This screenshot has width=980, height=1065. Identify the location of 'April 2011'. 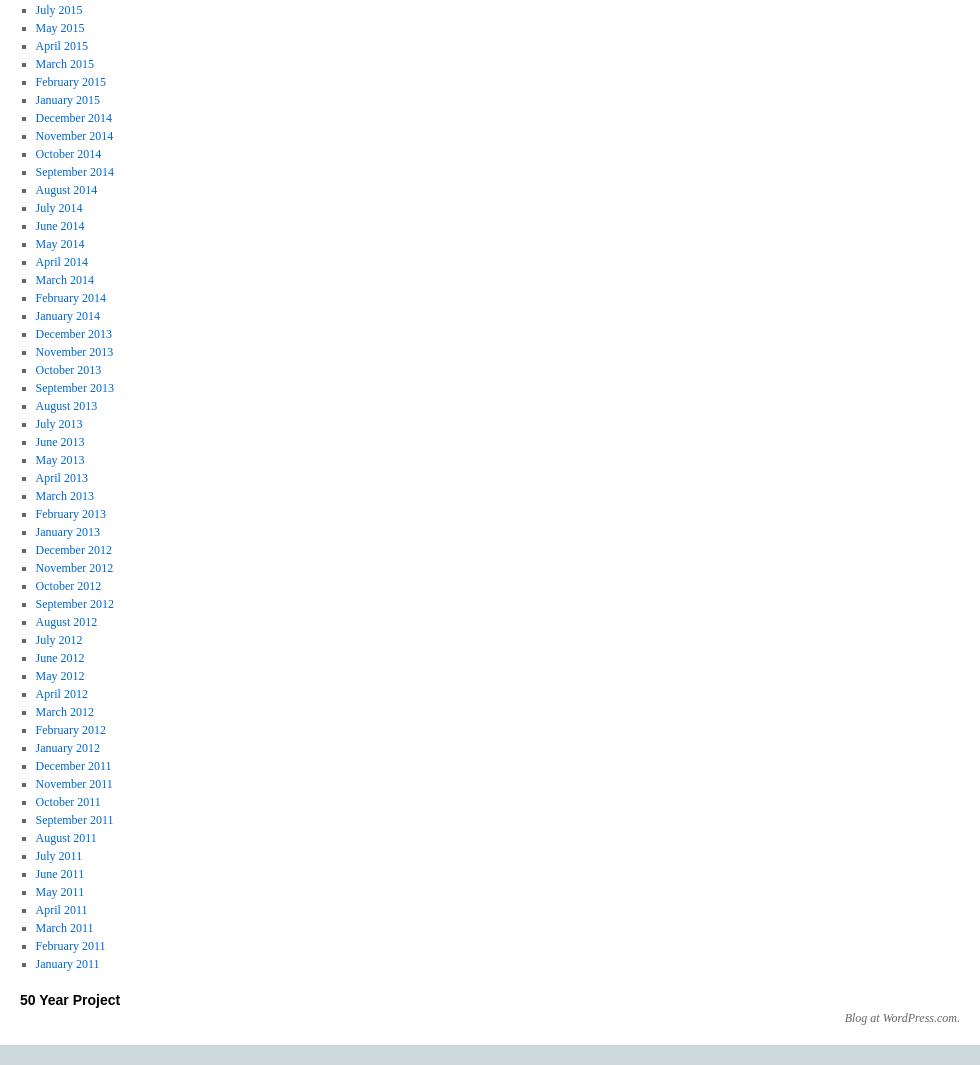
(60, 910).